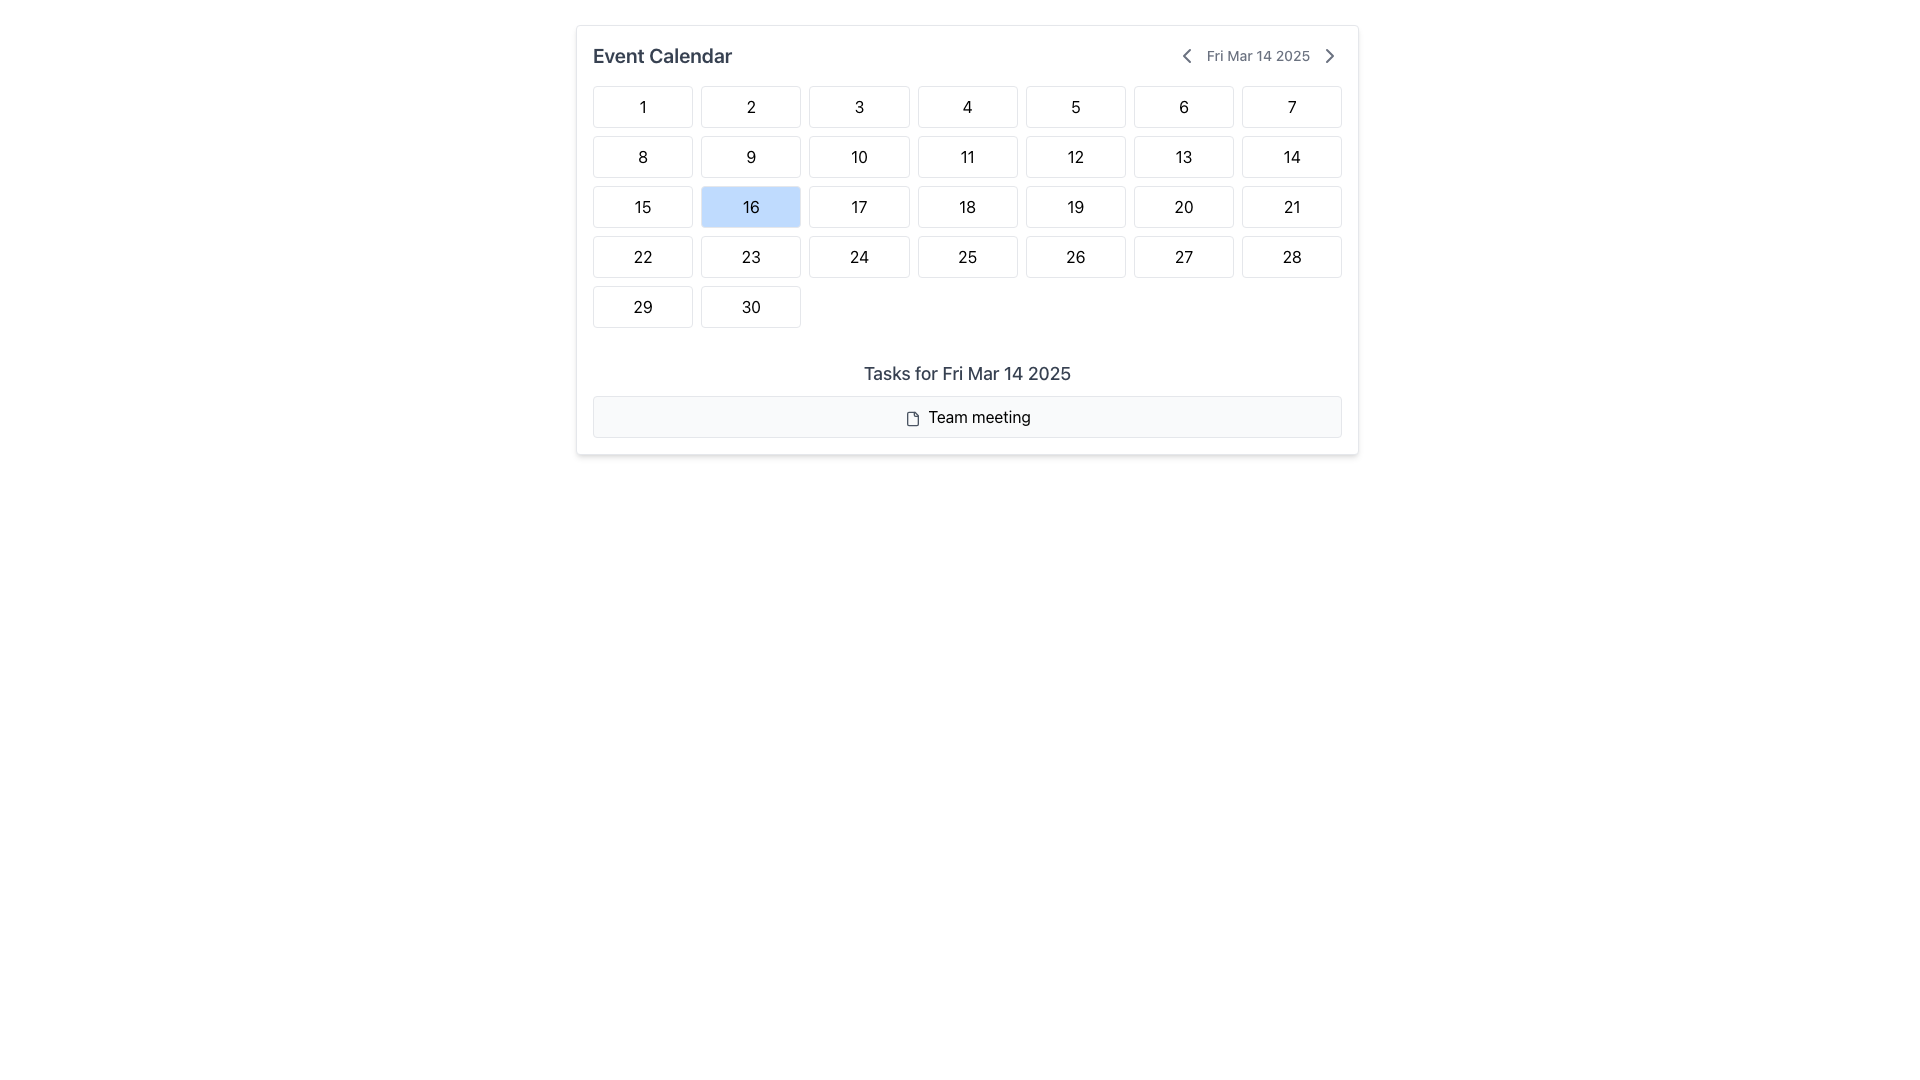 This screenshot has height=1080, width=1920. I want to click on the interactive calendar cell displaying the number '22', located in the fourth row and first column of the calendar grid, so click(643, 256).